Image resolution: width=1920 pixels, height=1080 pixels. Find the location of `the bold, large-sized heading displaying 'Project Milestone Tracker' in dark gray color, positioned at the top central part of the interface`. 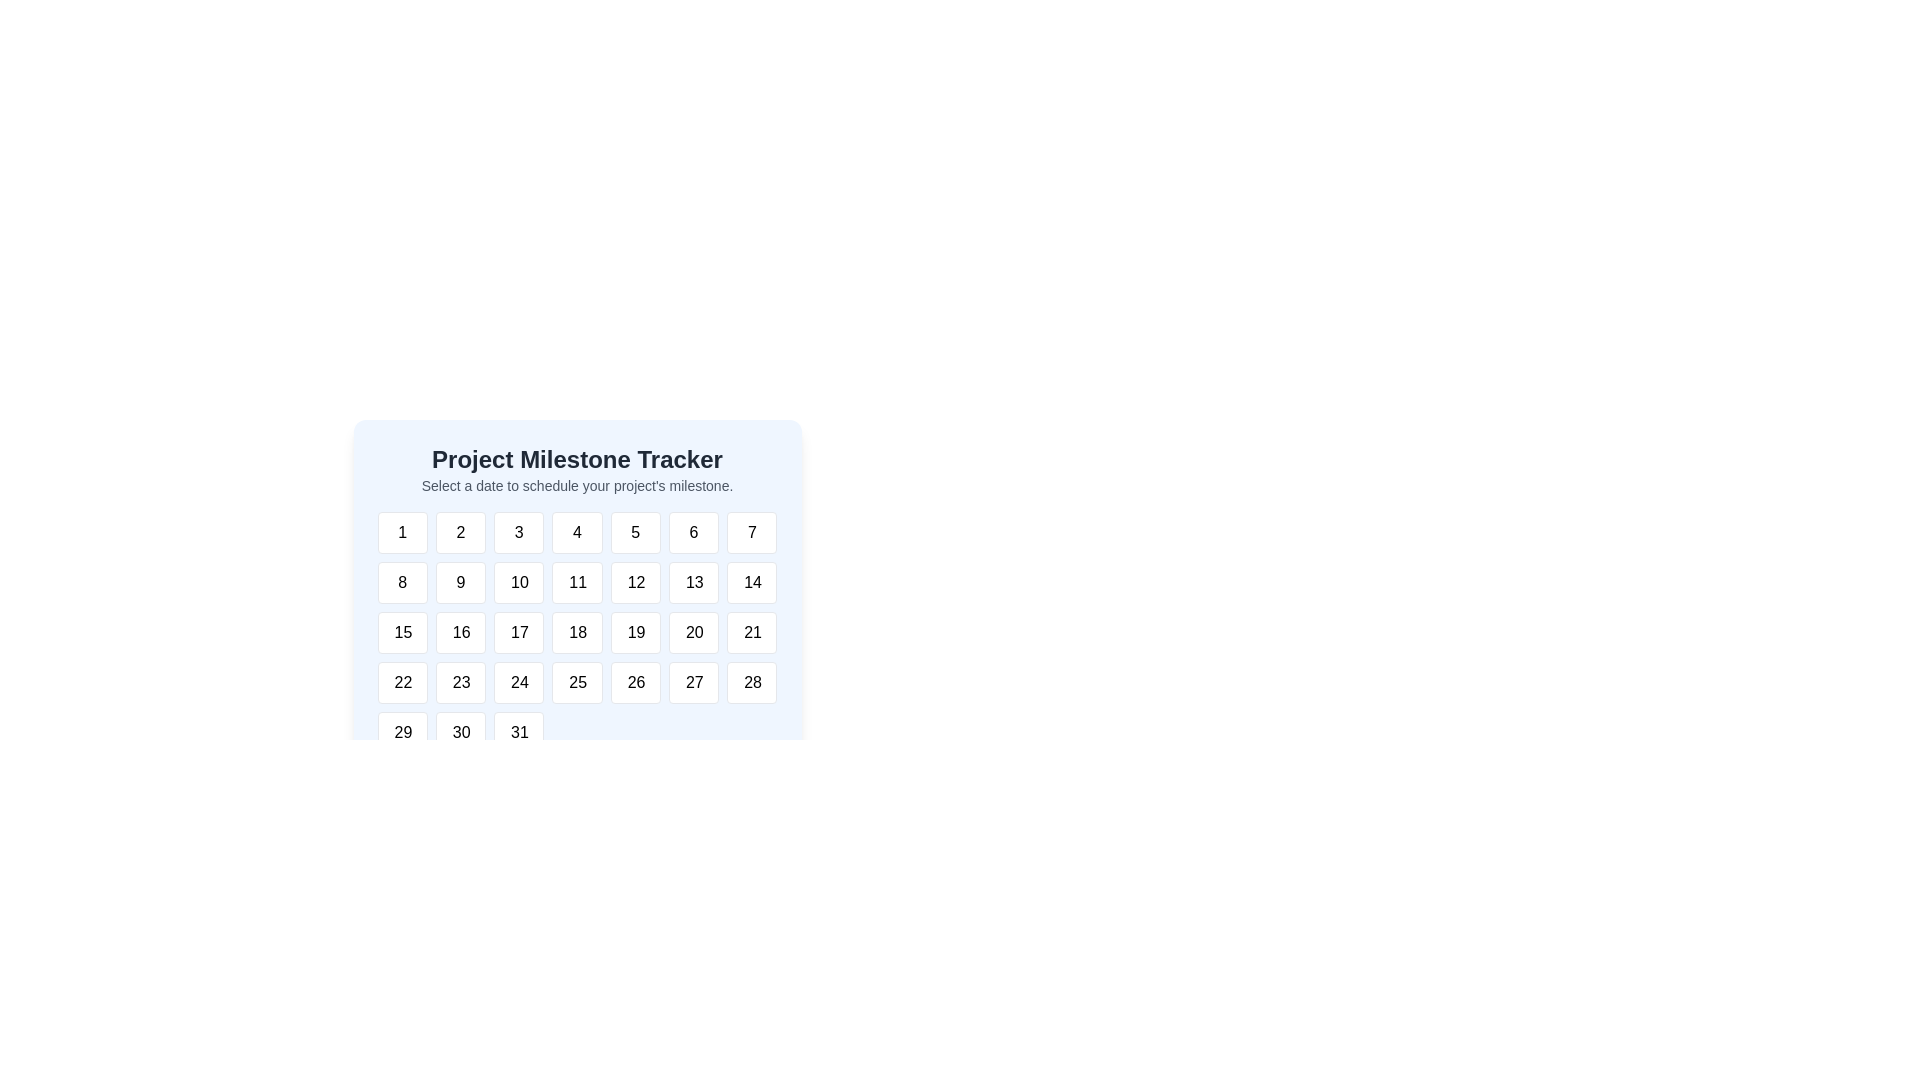

the bold, large-sized heading displaying 'Project Milestone Tracker' in dark gray color, positioned at the top central part of the interface is located at coordinates (576, 459).